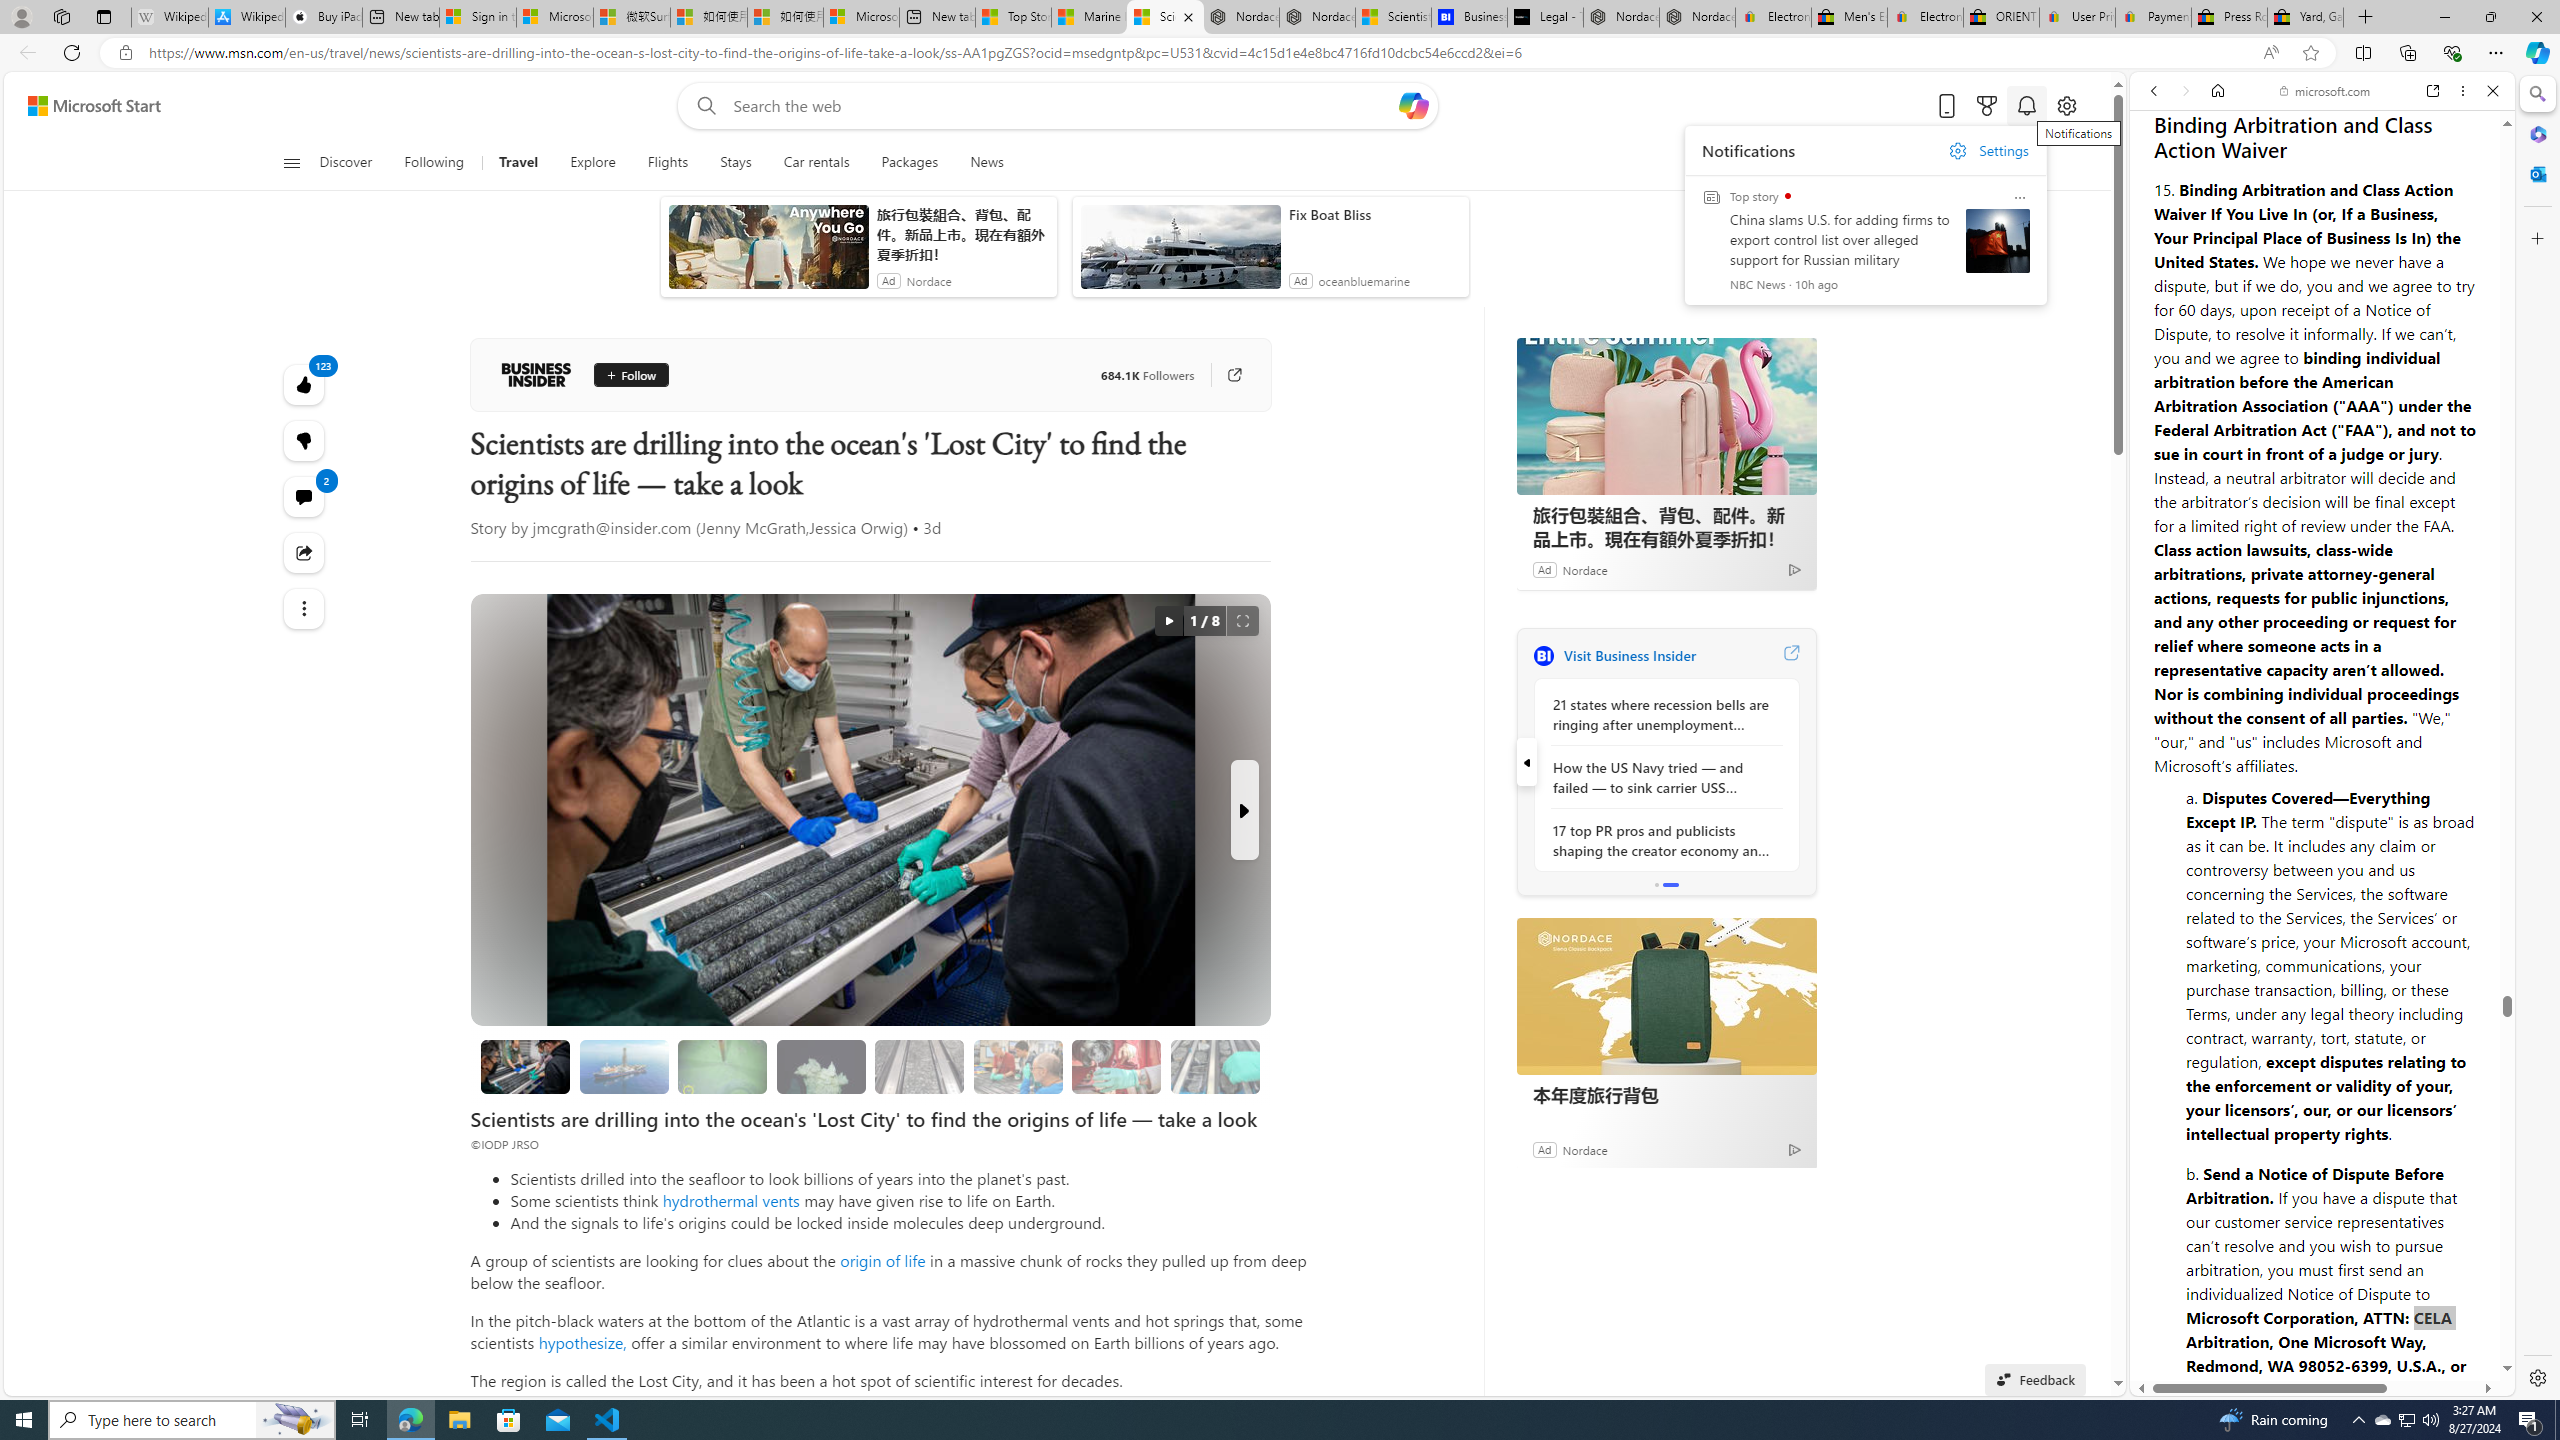 Image resolution: width=2560 pixels, height=1440 pixels. I want to click on 'hypothesize,', so click(582, 1341).